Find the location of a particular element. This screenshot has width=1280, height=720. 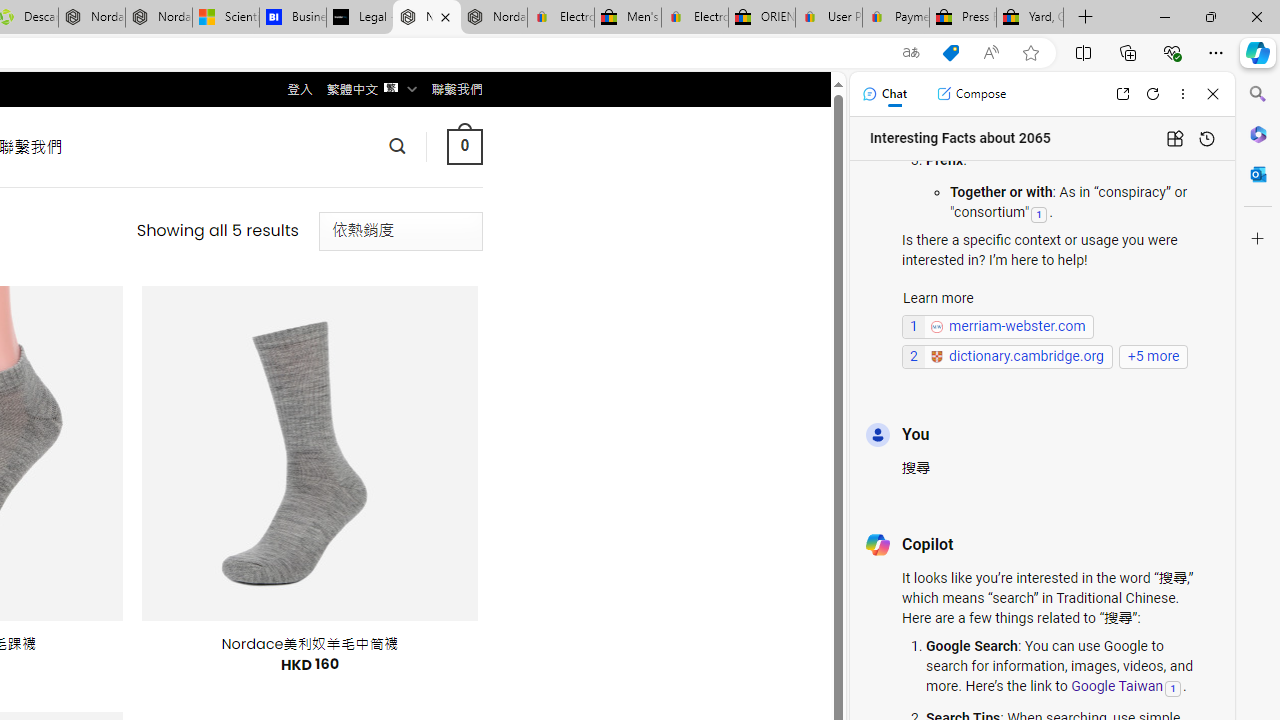

'Payments Terms of Use | eBay.com' is located at coordinates (895, 17).